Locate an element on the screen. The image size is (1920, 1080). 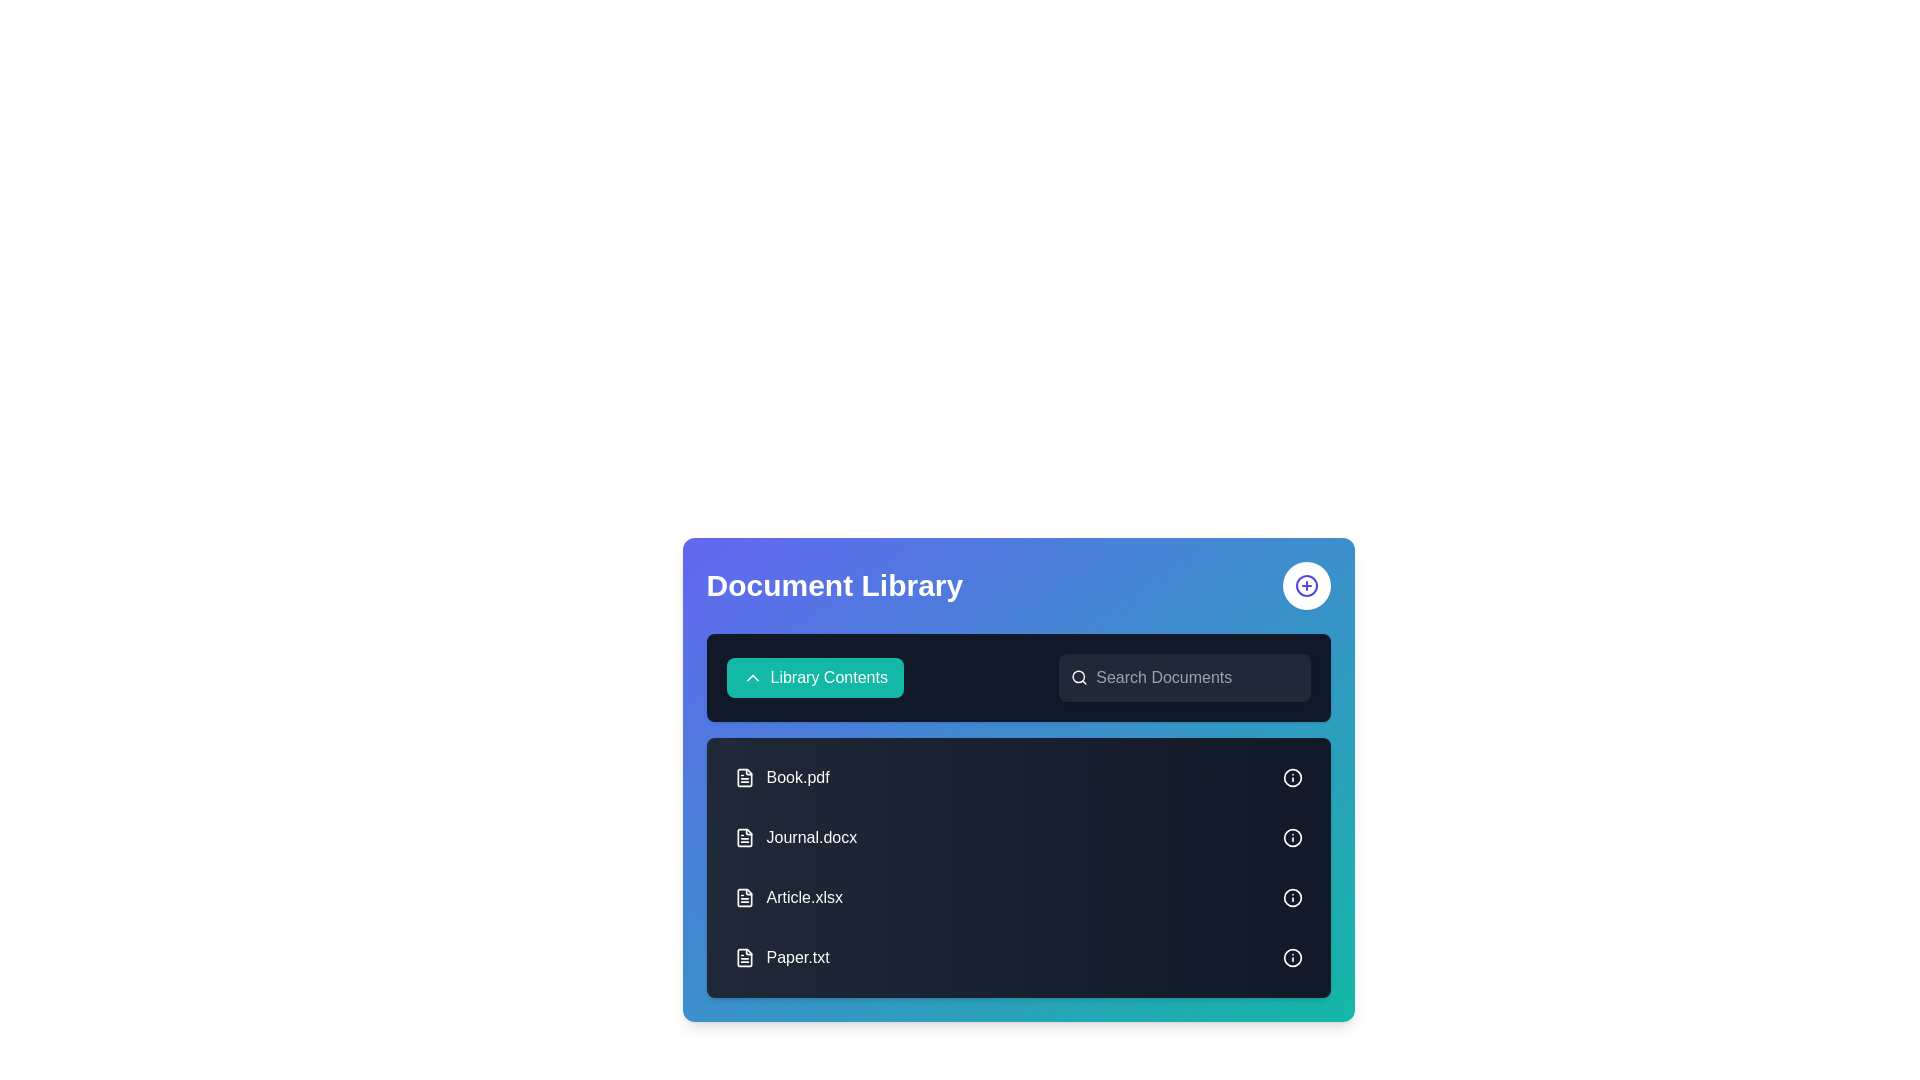
the first file entry in the document library, which represents the 'Book.pdf' file is located at coordinates (1018, 777).